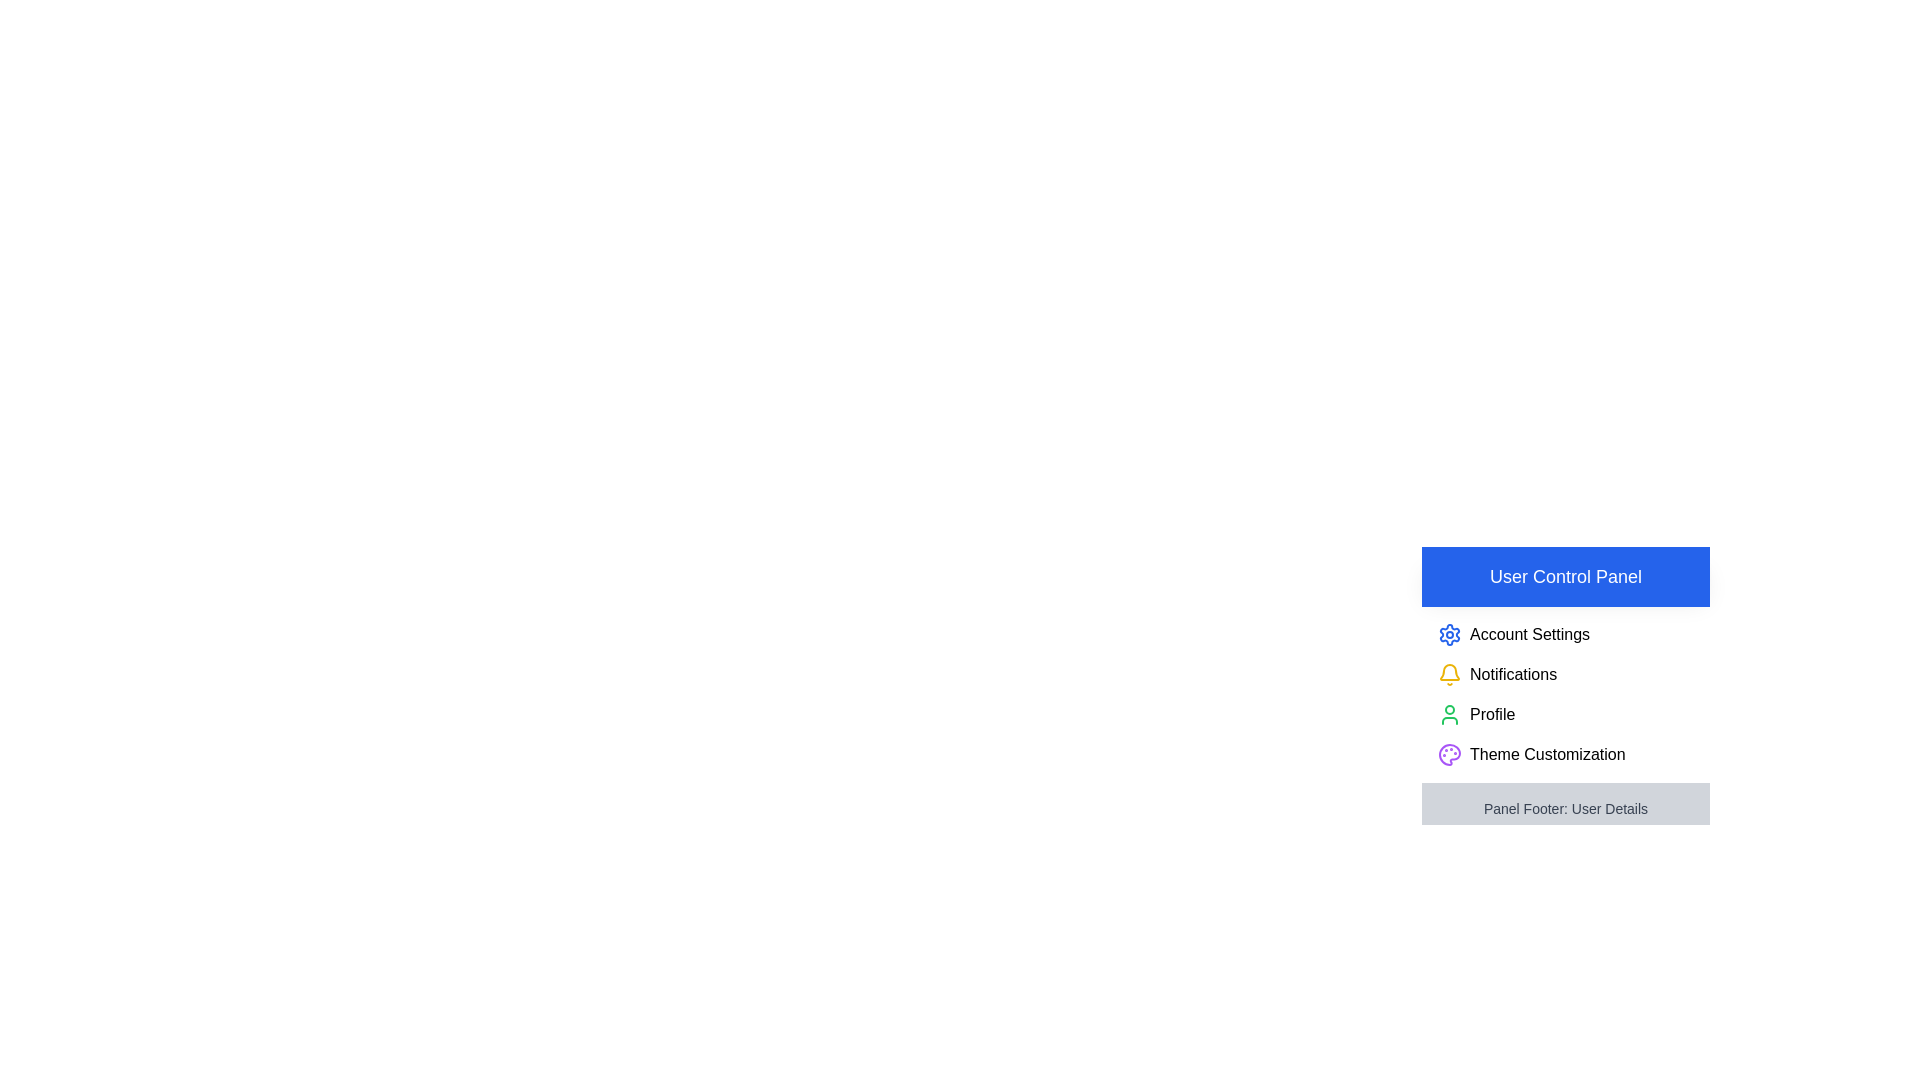 The height and width of the screenshot is (1080, 1920). I want to click on the 'Toggle Panel' button to toggle the visibility of the drawer, so click(1486, 567).